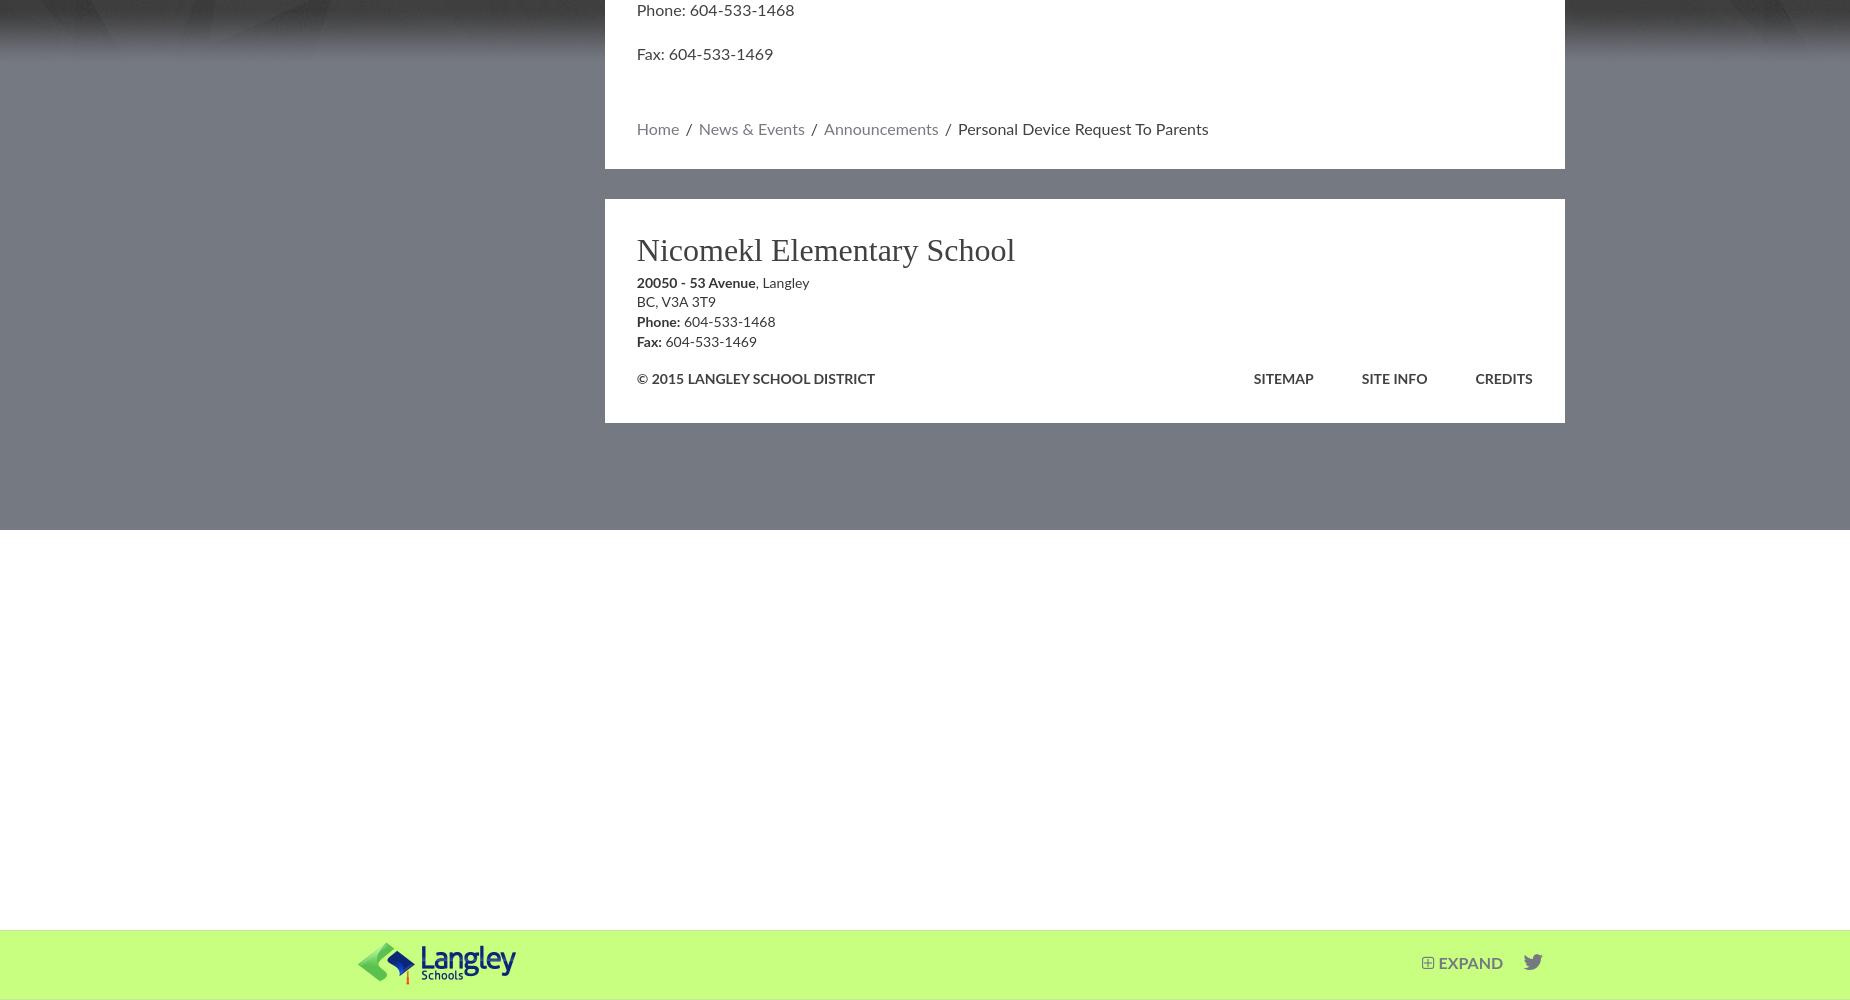 This screenshot has width=1850, height=1000. Describe the element at coordinates (750, 130) in the screenshot. I see `'News & Events'` at that location.